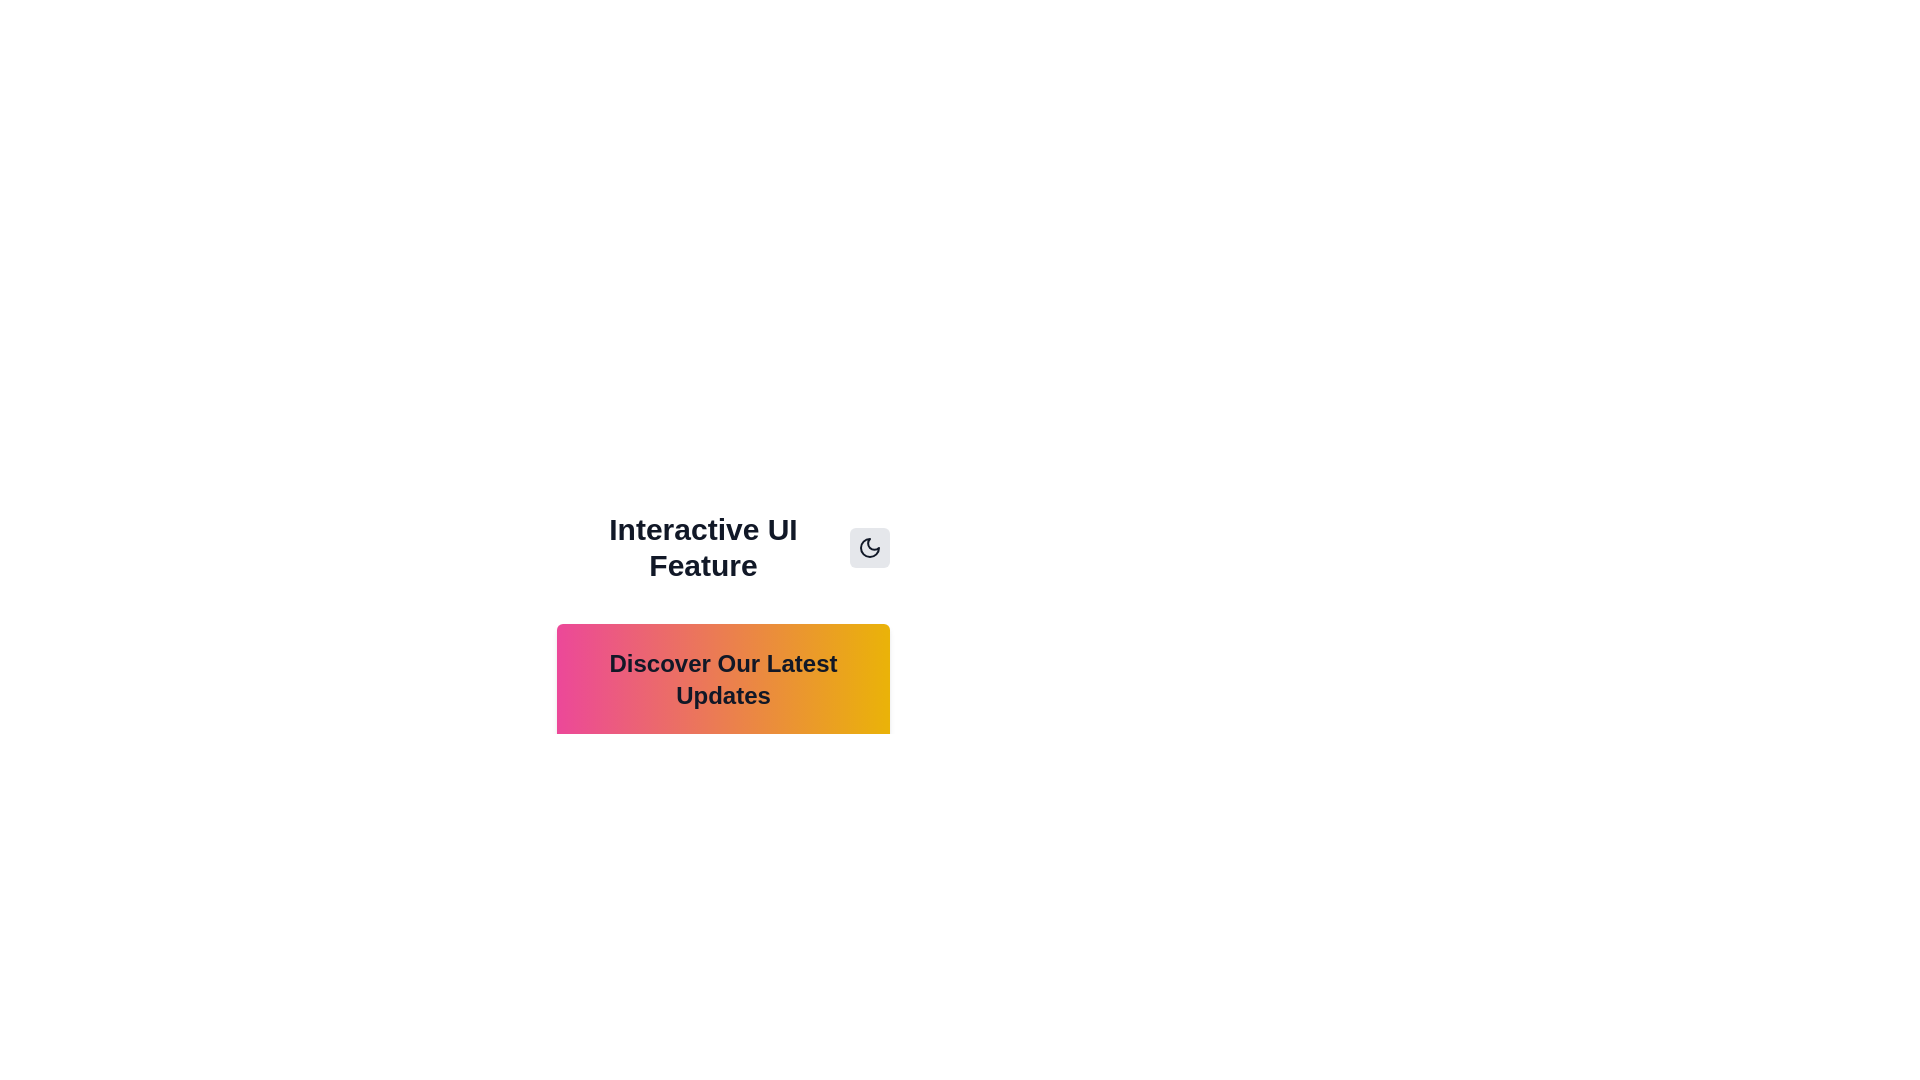 This screenshot has height=1080, width=1920. Describe the element at coordinates (722, 678) in the screenshot. I see `the Text Display containing the bold text 'Discover Our Latest Updates', which is styled with a dark color on a vivid pink-to-yellow gradient background` at that location.